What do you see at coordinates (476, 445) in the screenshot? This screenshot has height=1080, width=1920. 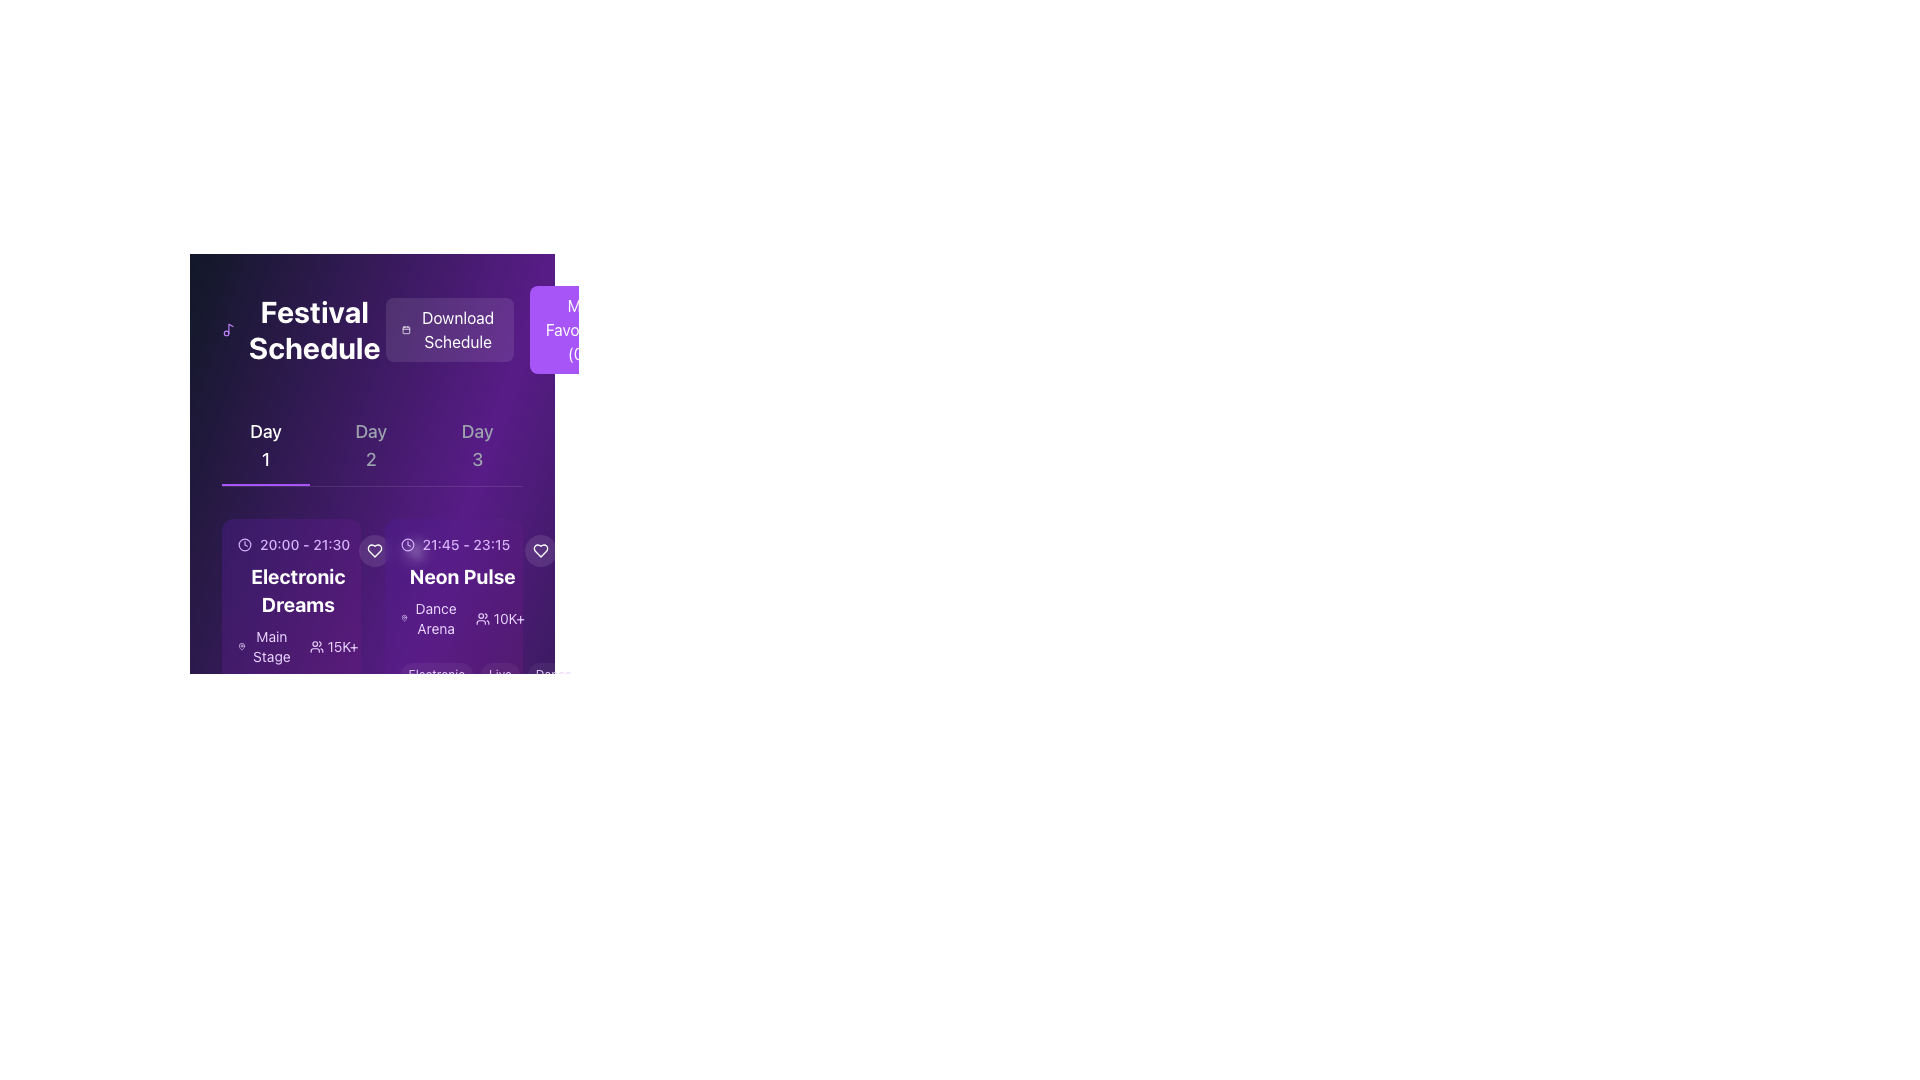 I see `the 'Day 3' button` at bounding box center [476, 445].